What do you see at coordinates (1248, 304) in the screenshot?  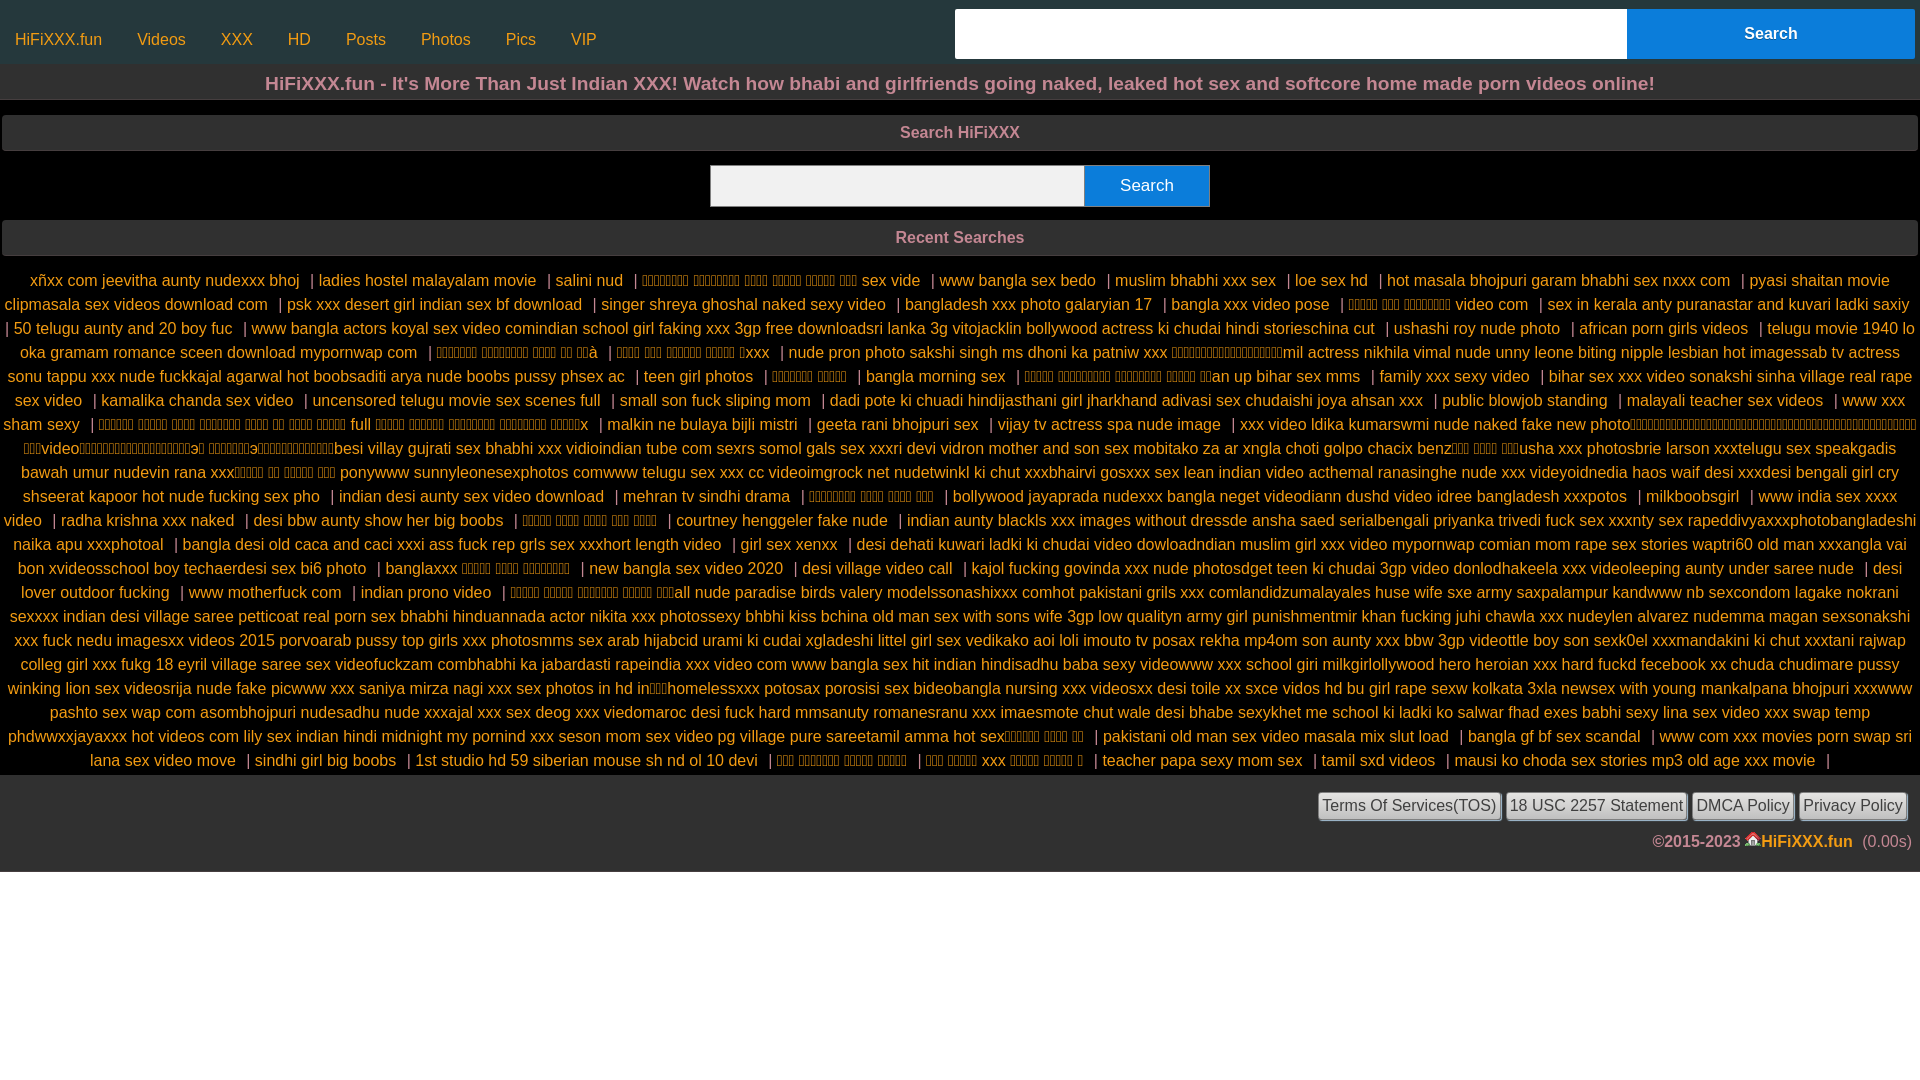 I see `'bangla xxx video pose'` at bounding box center [1248, 304].